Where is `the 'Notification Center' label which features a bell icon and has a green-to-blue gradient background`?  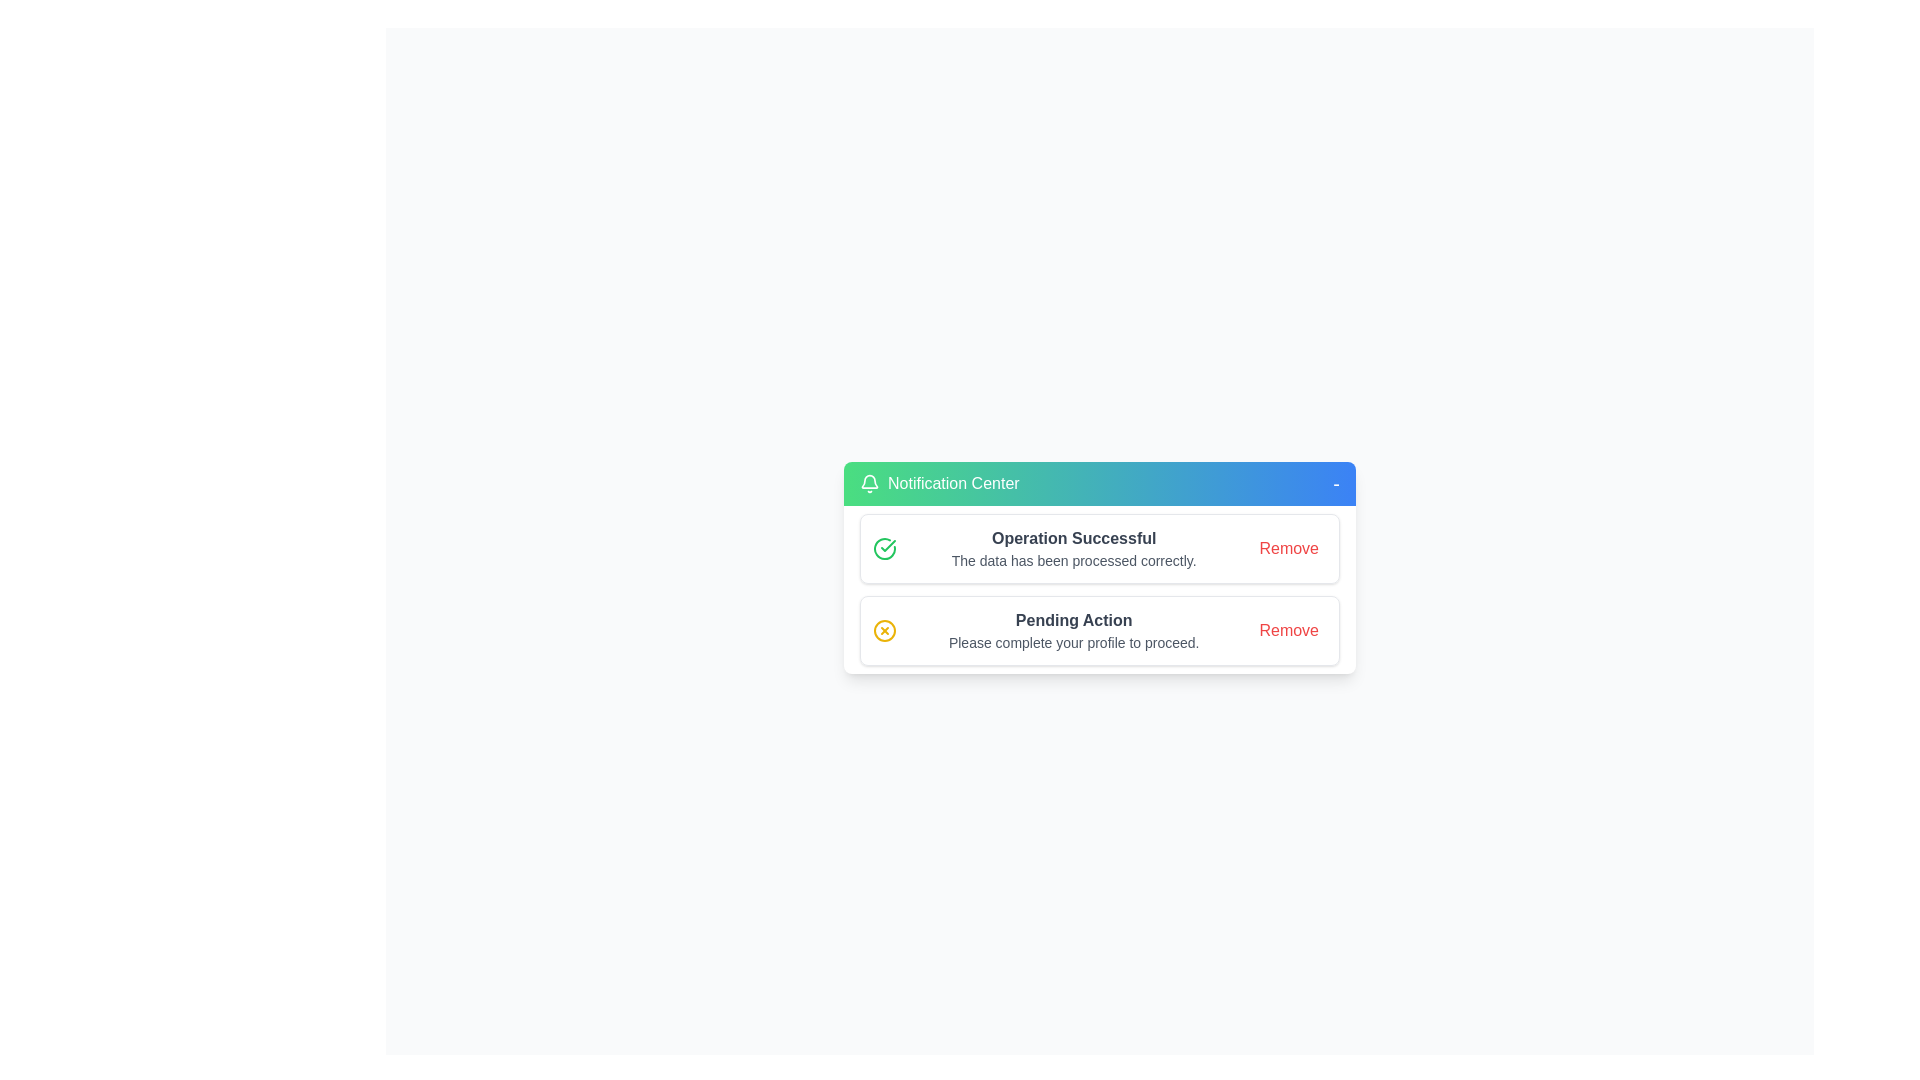 the 'Notification Center' label which features a bell icon and has a green-to-blue gradient background is located at coordinates (938, 483).